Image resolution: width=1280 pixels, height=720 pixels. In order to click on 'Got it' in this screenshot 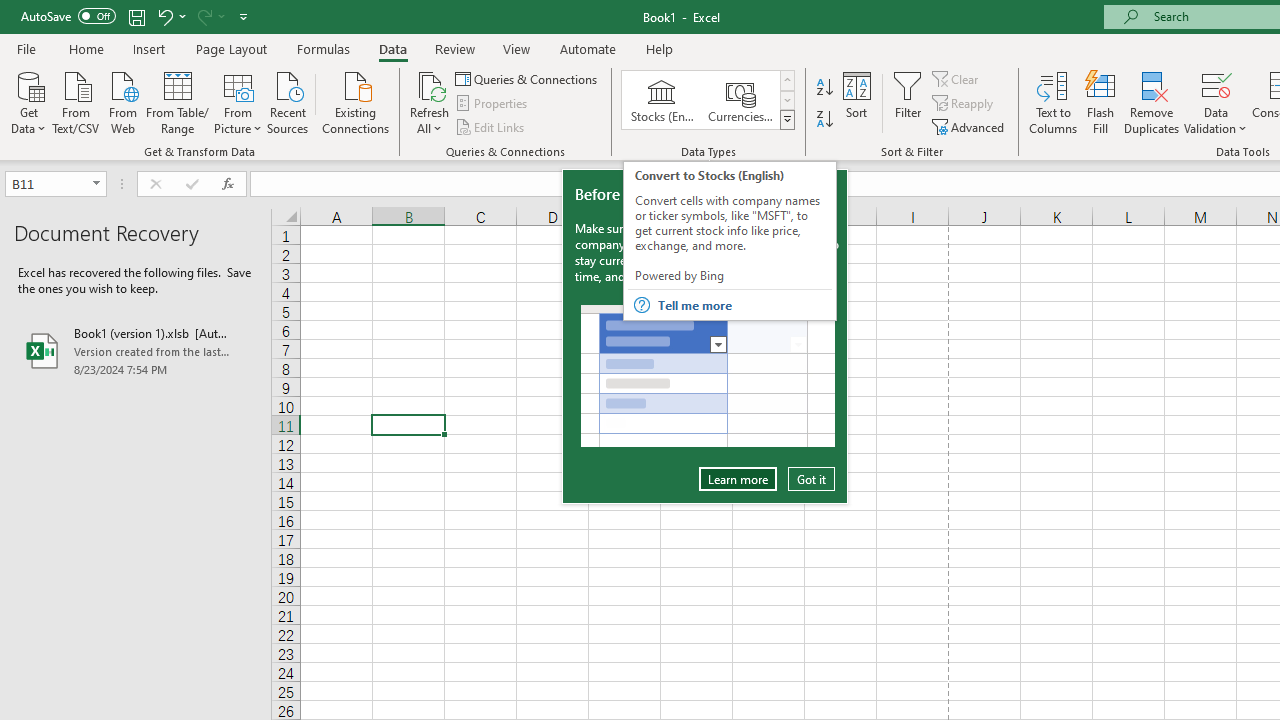, I will do `click(811, 479)`.